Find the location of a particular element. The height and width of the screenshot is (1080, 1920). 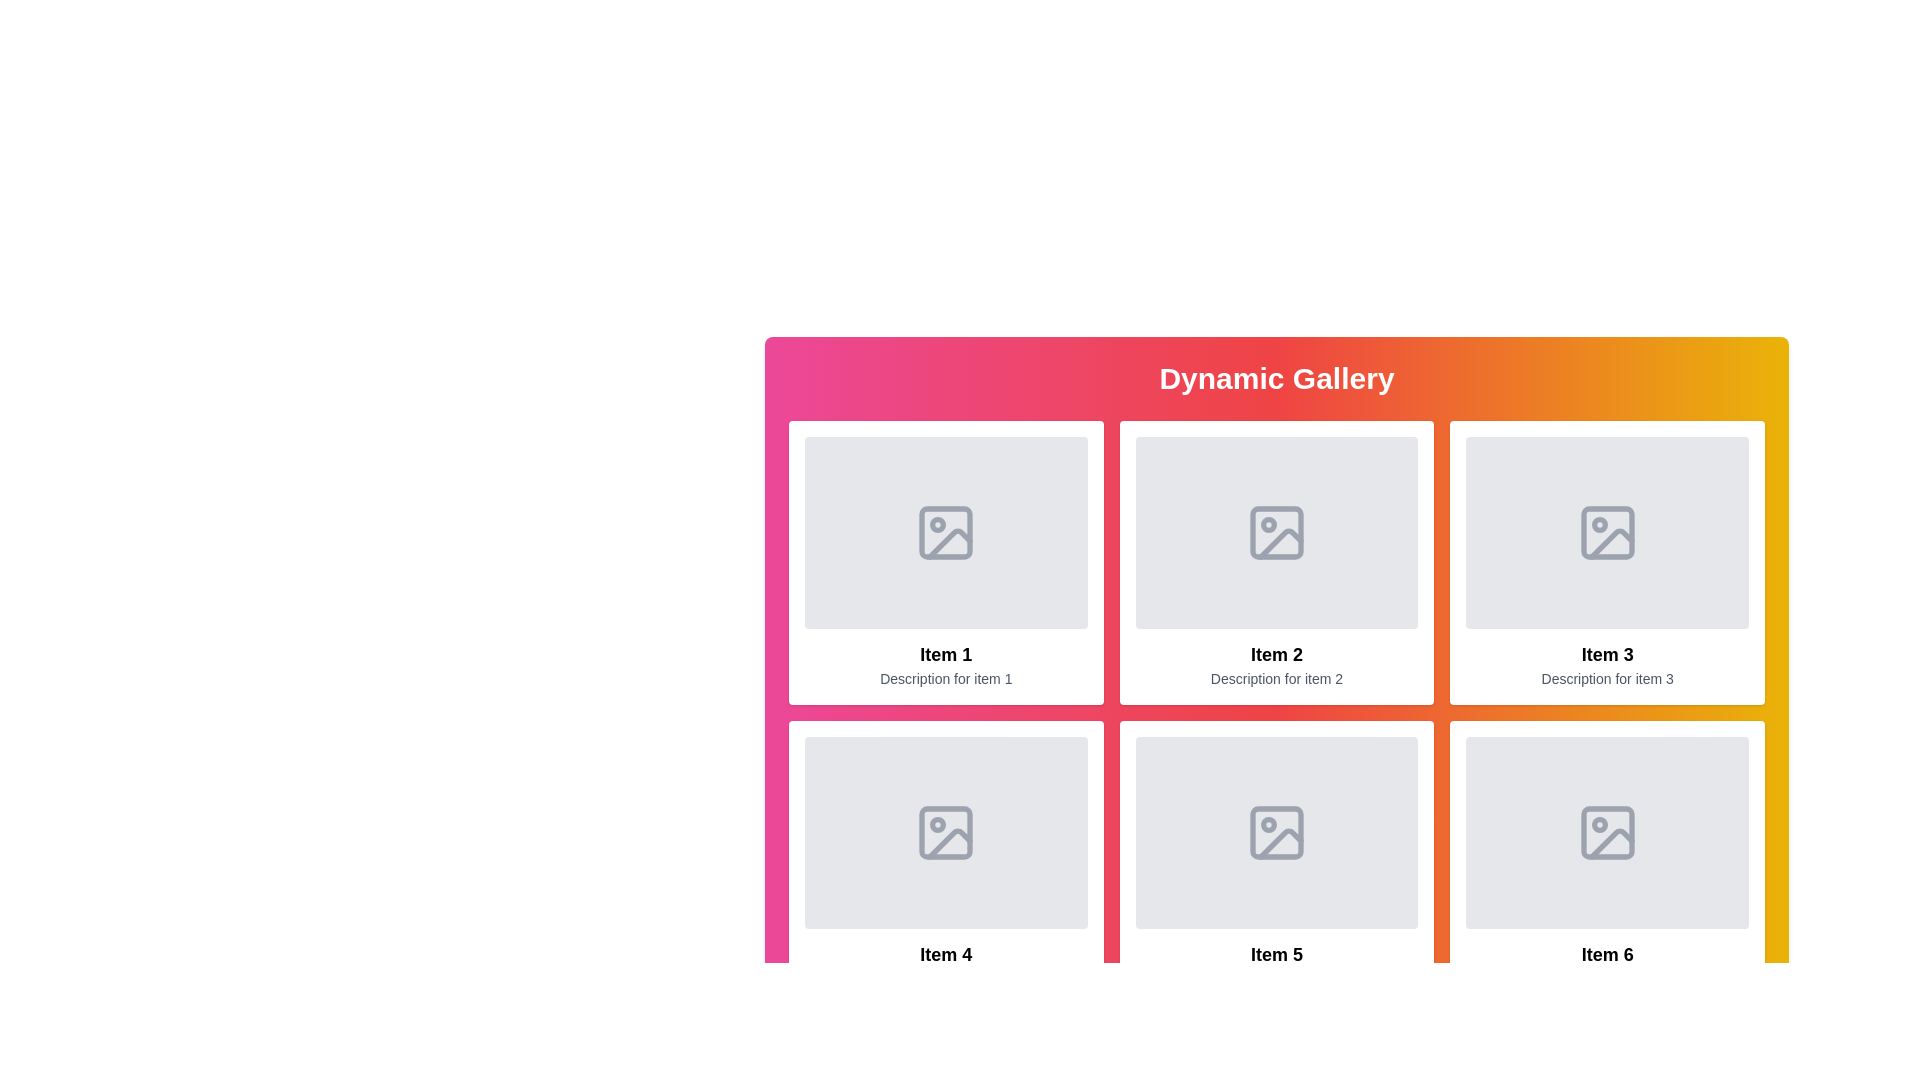

the Circle decoration within the photo frame icon located in the fifth item of the six-item grid is located at coordinates (1267, 825).